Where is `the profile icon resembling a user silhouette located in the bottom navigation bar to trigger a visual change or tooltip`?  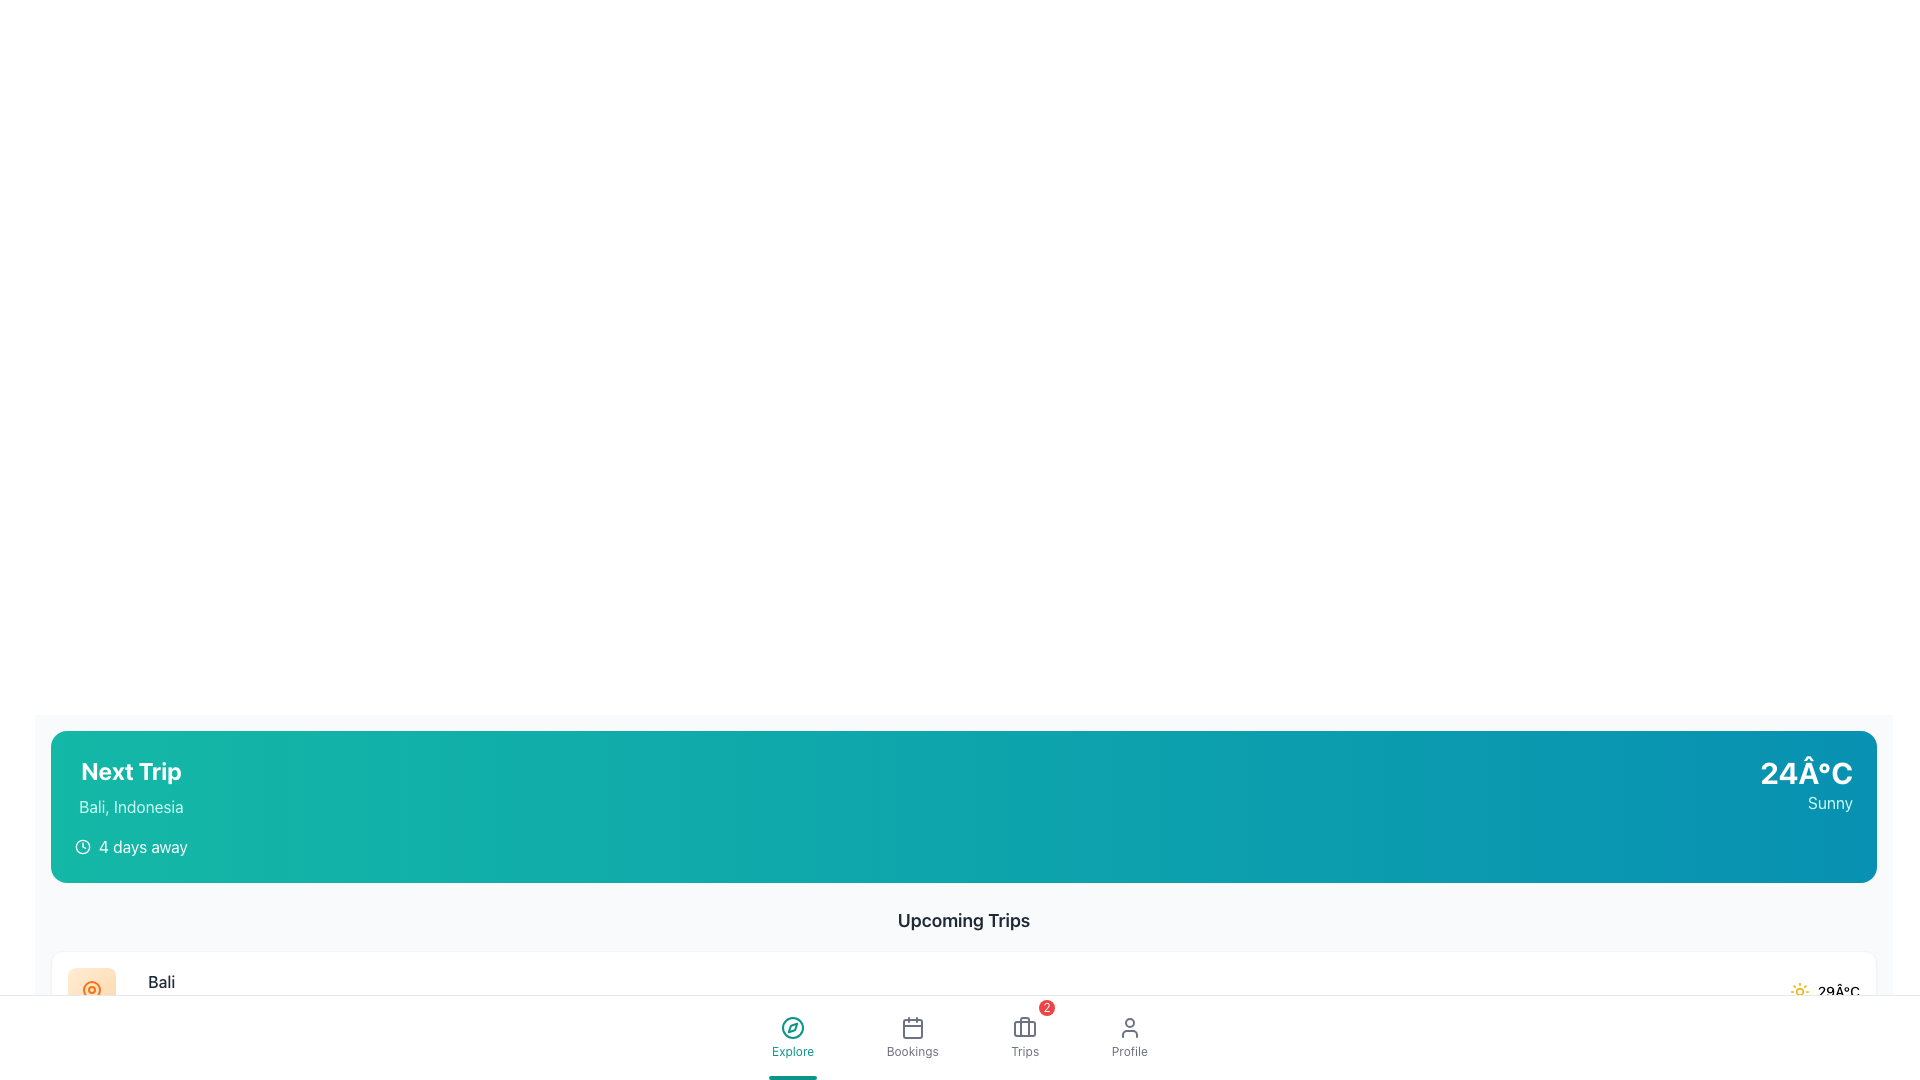
the profile icon resembling a user silhouette located in the bottom navigation bar to trigger a visual change or tooltip is located at coordinates (1129, 1028).